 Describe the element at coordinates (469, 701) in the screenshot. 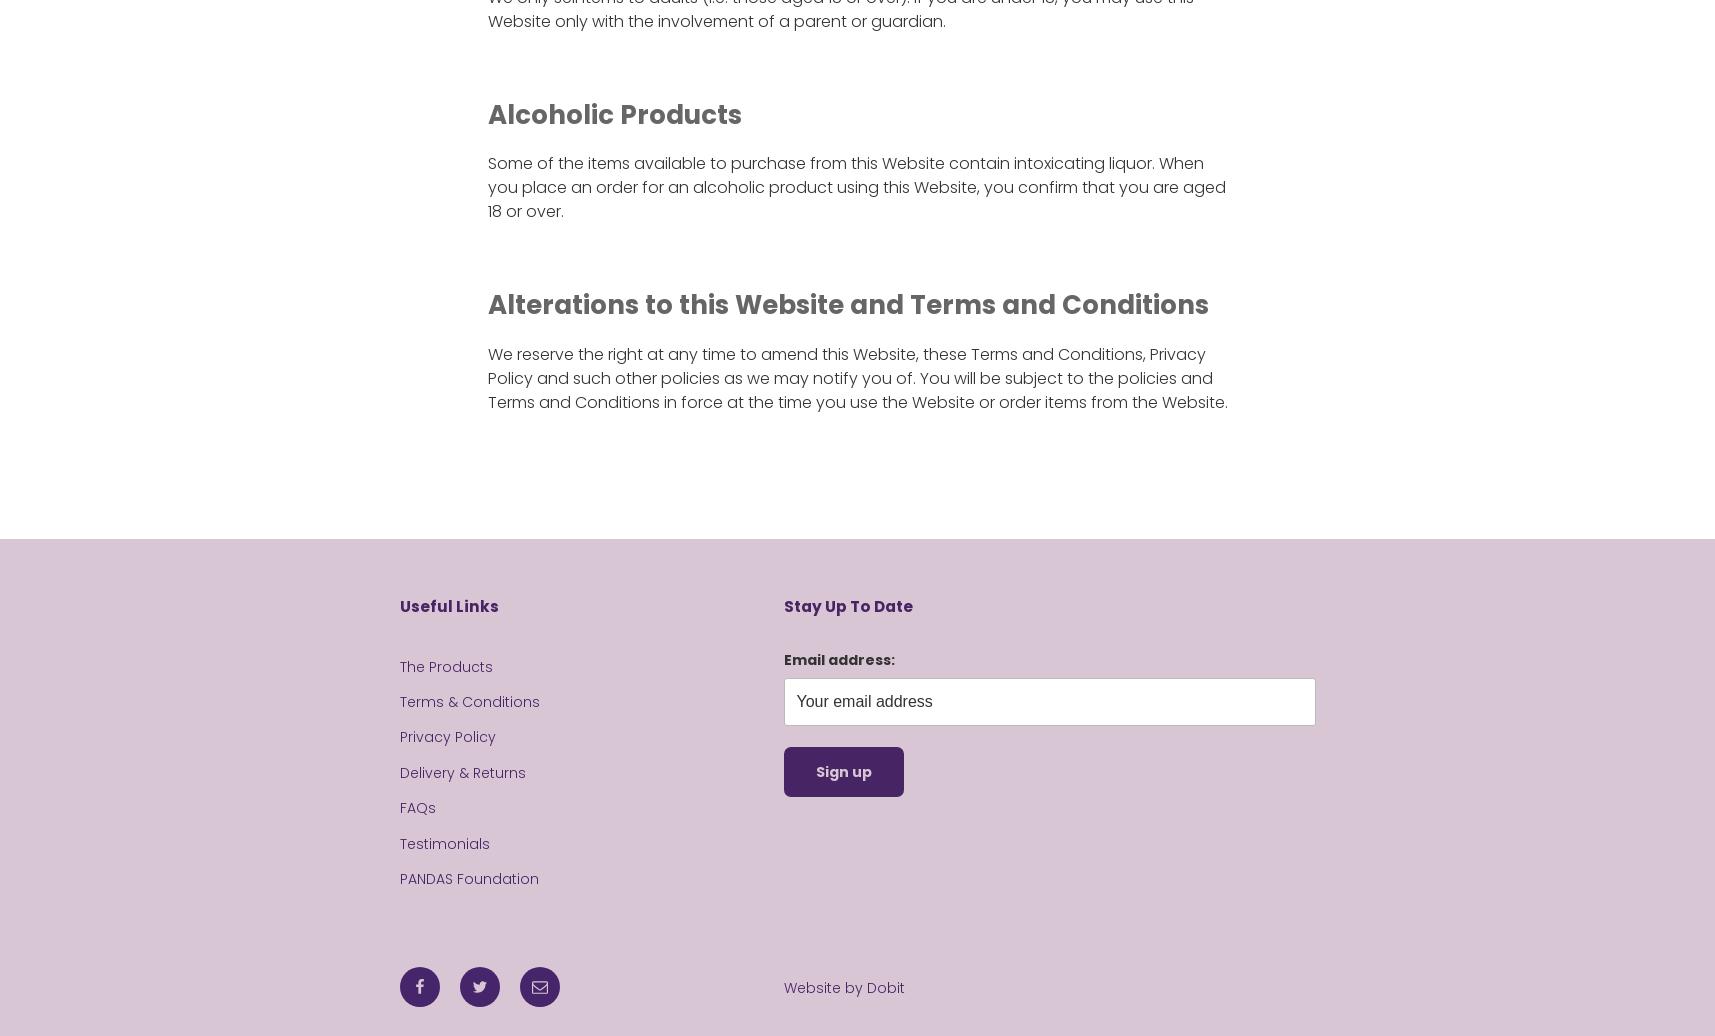

I see `'Terms & Conditions'` at that location.